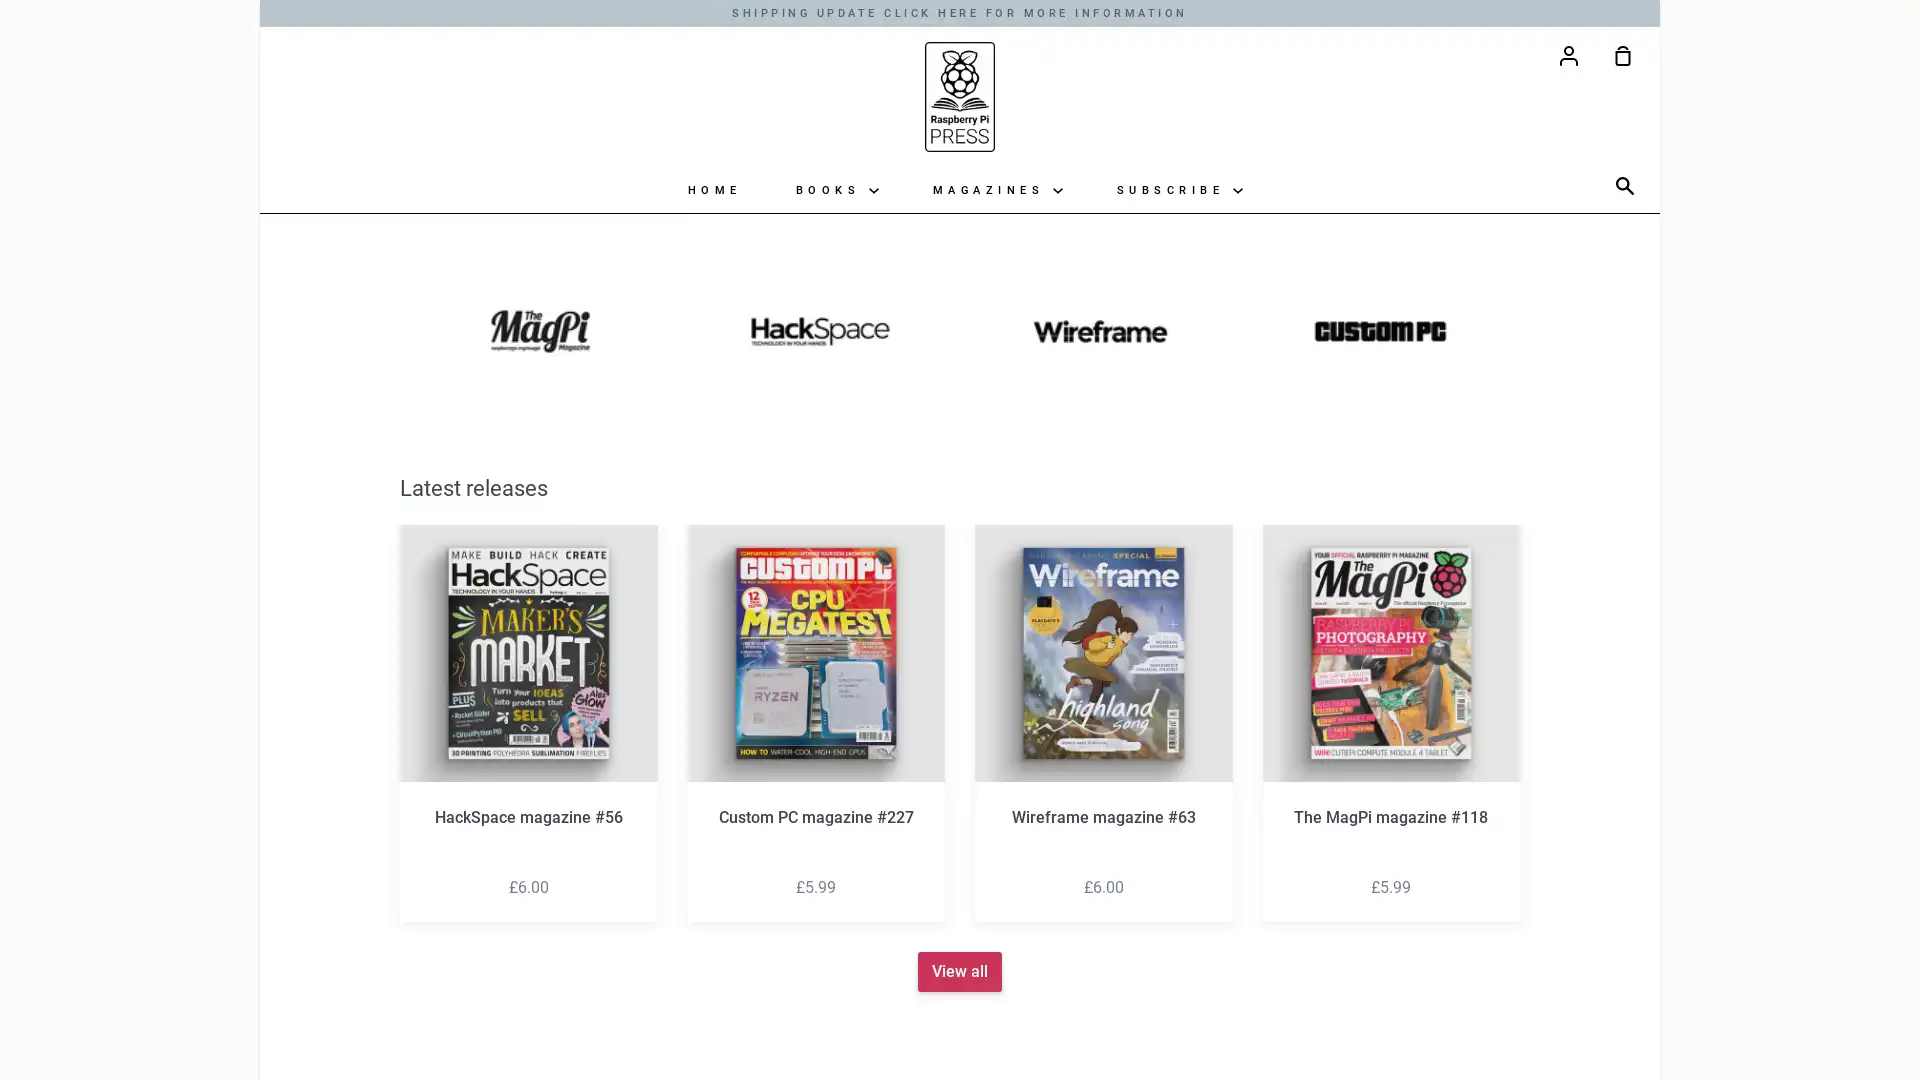  Describe the element at coordinates (958, 672) in the screenshot. I see `Change shipping country` at that location.